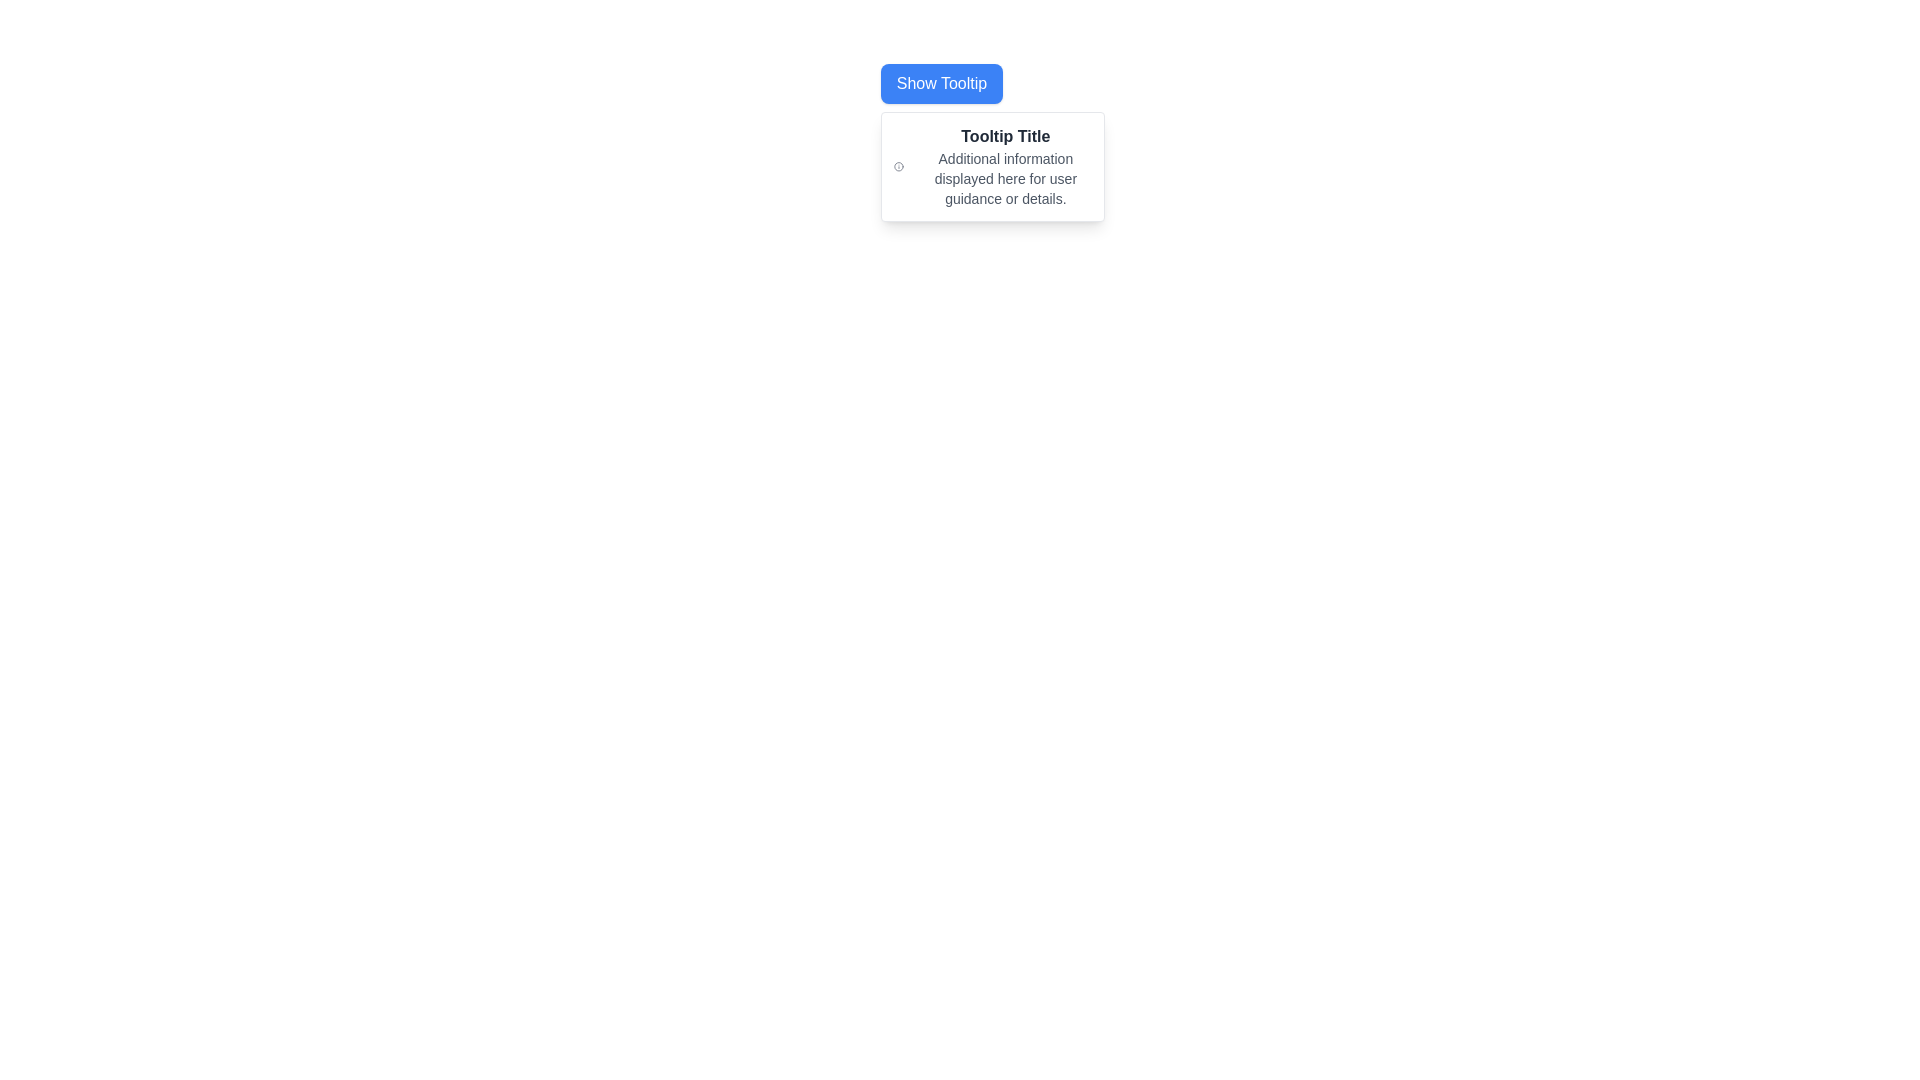 The image size is (1920, 1080). What do you see at coordinates (940, 83) in the screenshot?
I see `the button labeled 'Show Tooltip' with a blue background and rounded corners` at bounding box center [940, 83].